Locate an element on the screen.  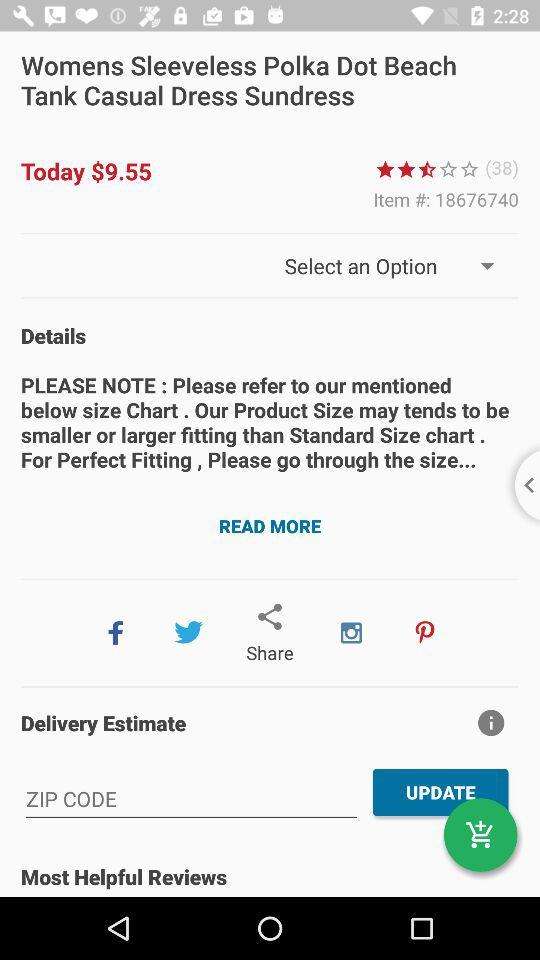
the cart icon is located at coordinates (479, 835).